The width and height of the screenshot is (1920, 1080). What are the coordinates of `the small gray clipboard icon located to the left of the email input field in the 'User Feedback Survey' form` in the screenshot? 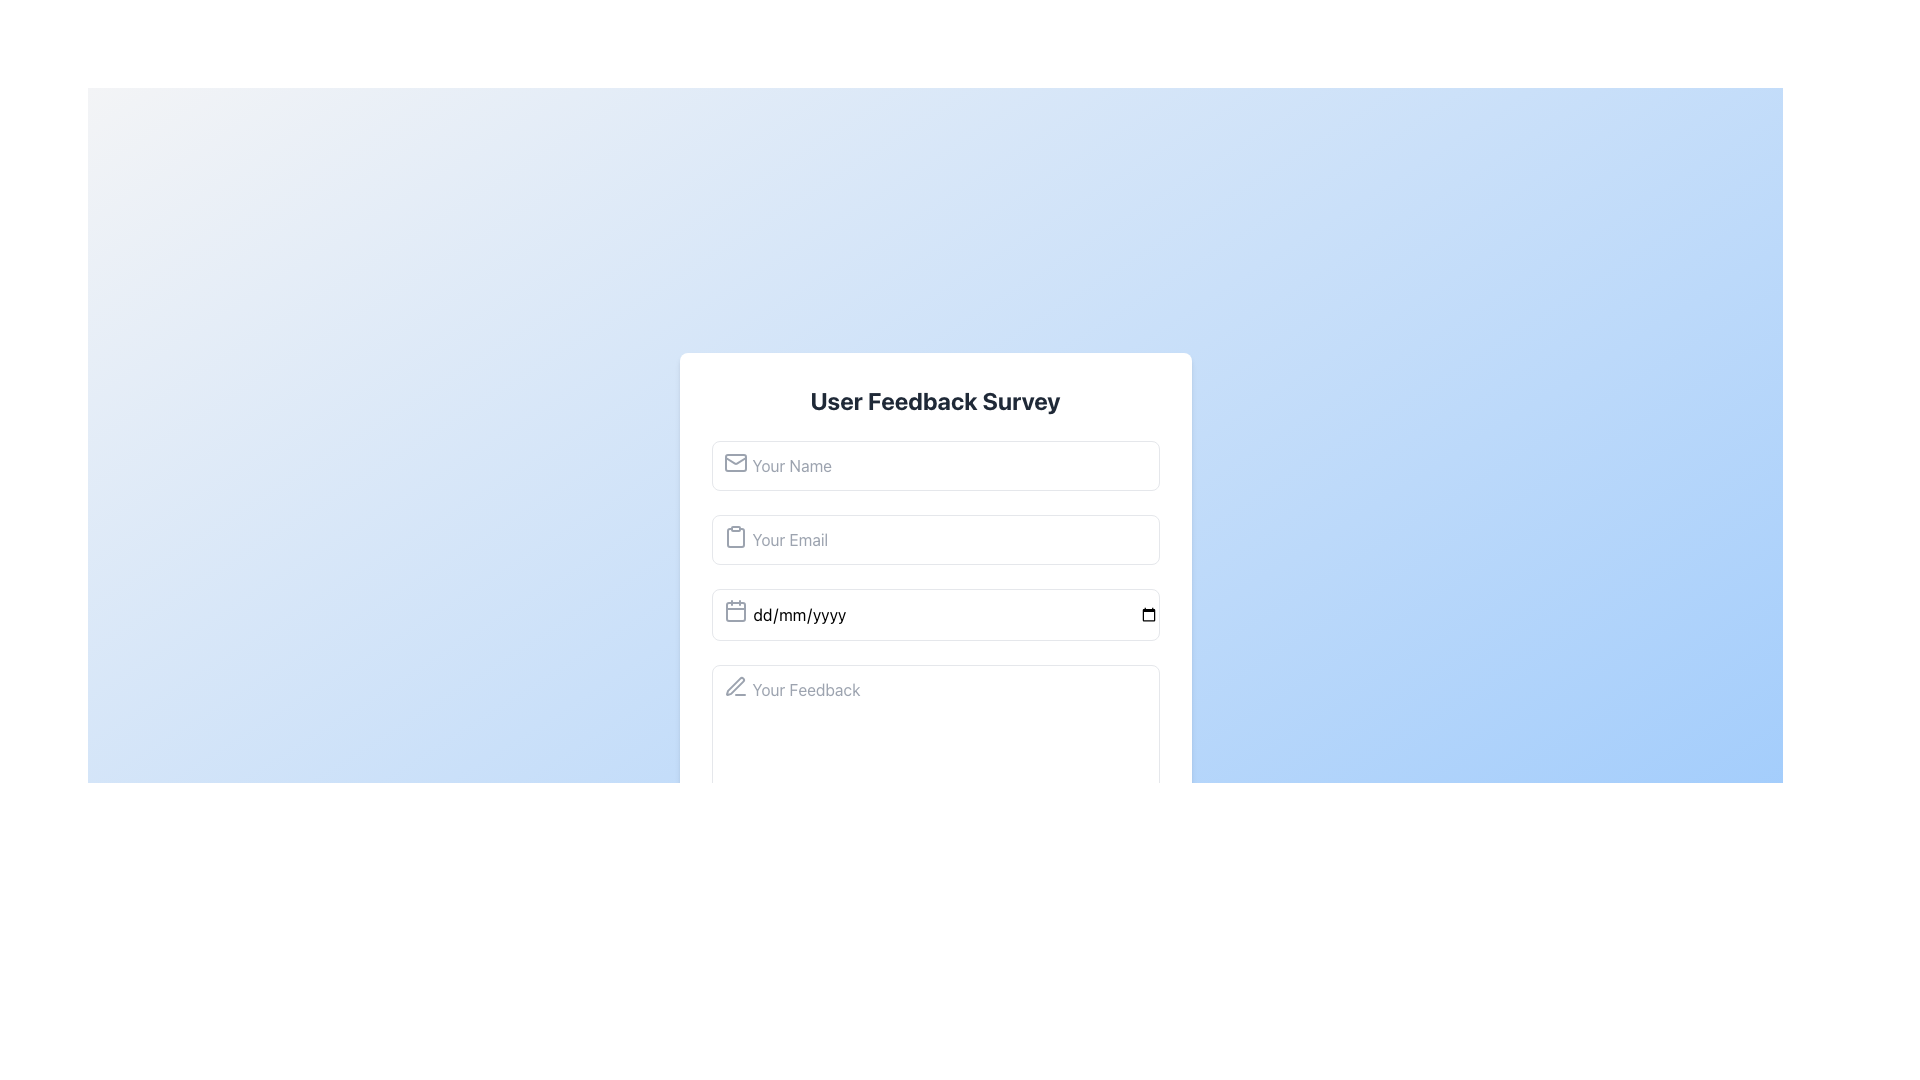 It's located at (734, 535).